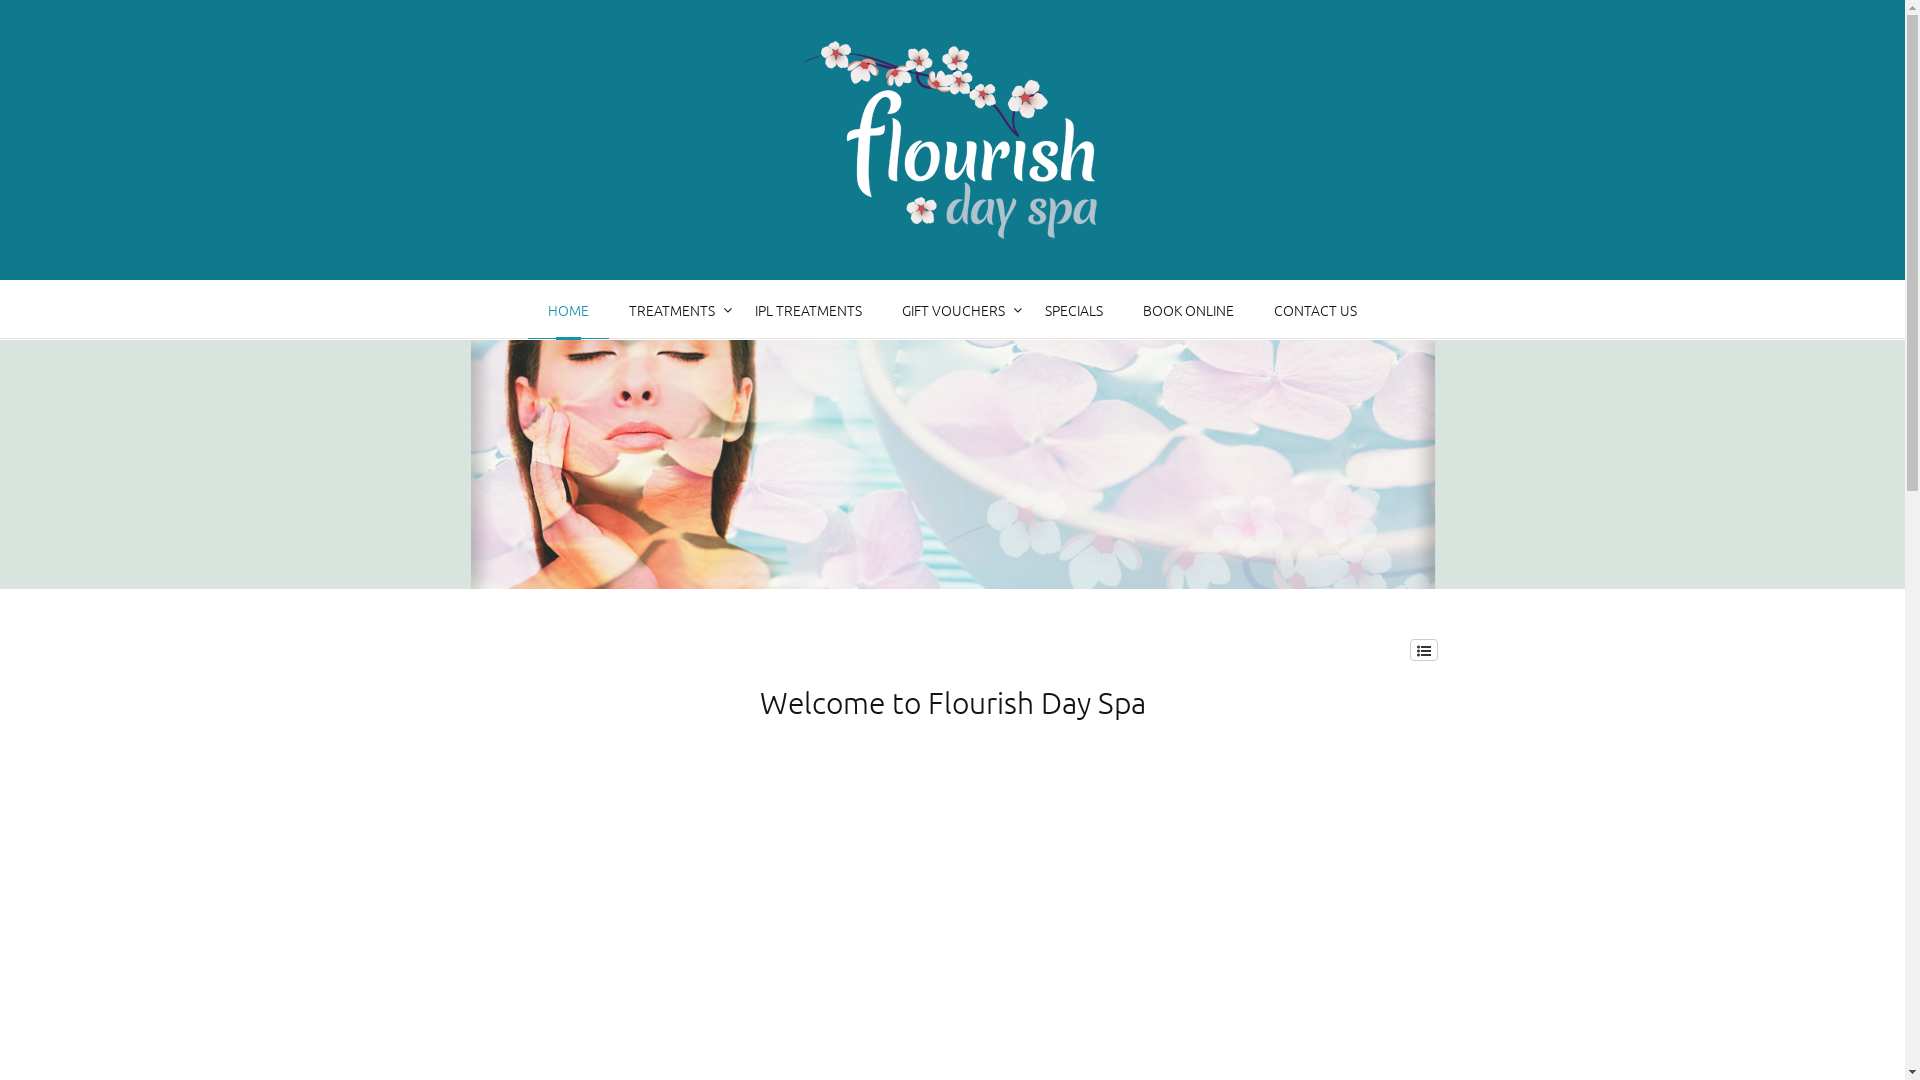 The width and height of the screenshot is (1920, 1080). I want to click on 'GIFT VOUCHERS', so click(952, 309).